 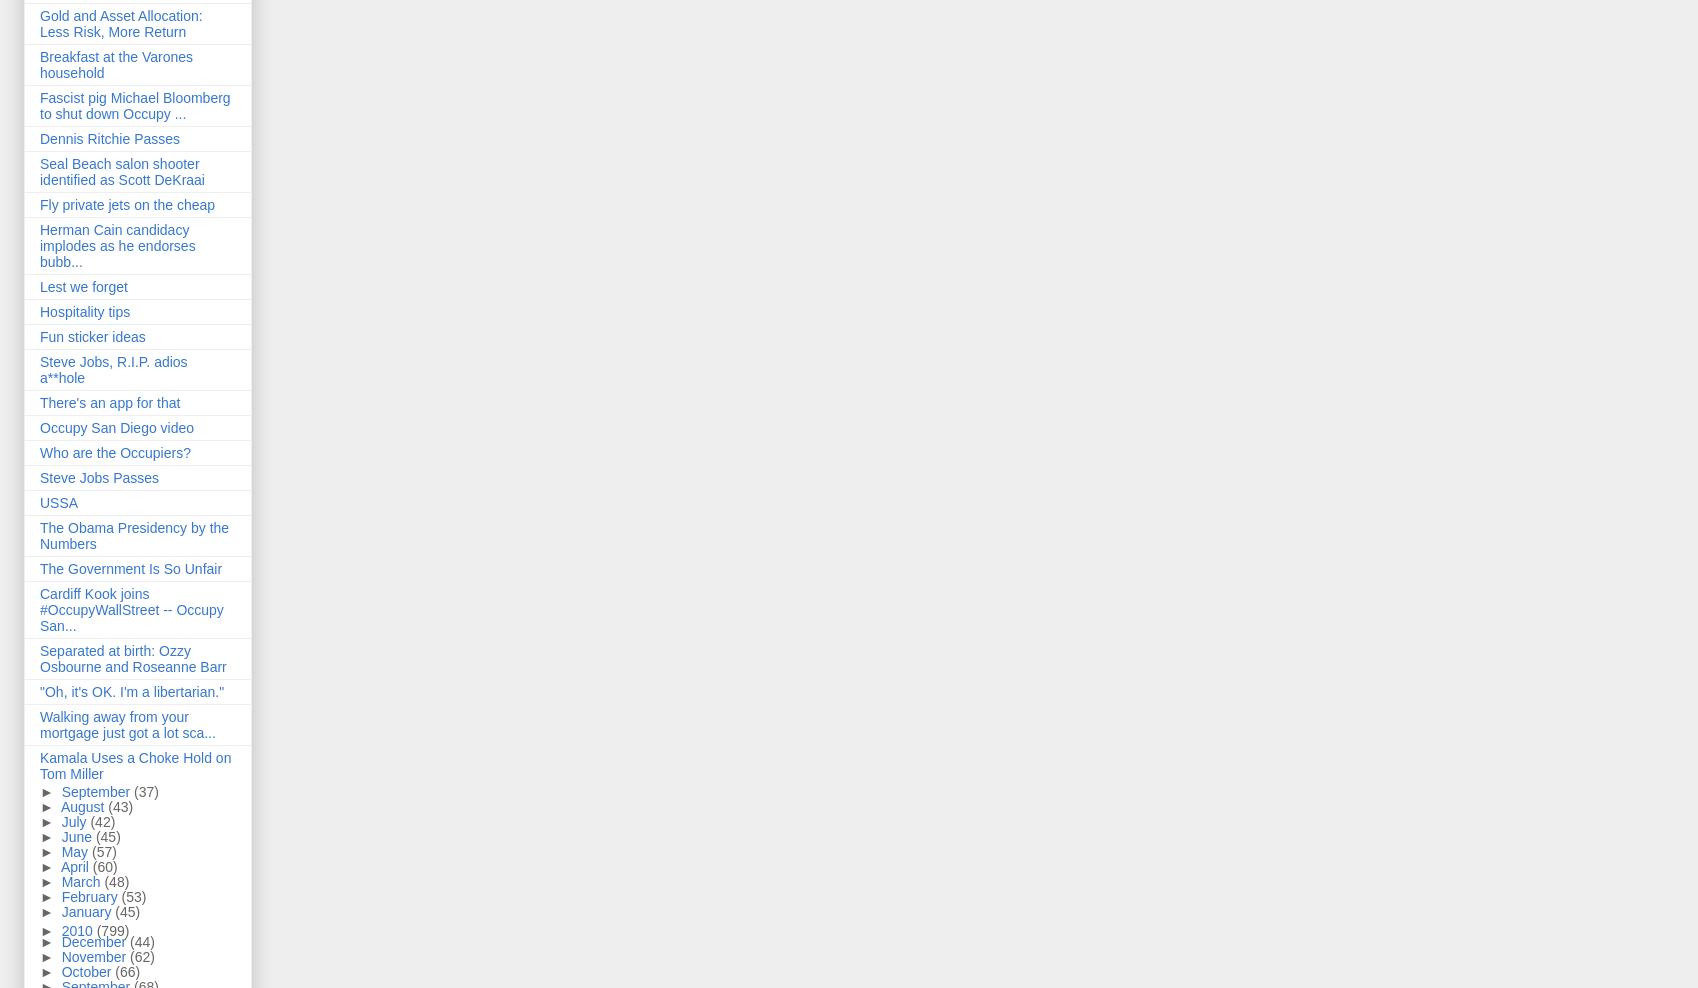 I want to click on 'September', so click(x=60, y=790).